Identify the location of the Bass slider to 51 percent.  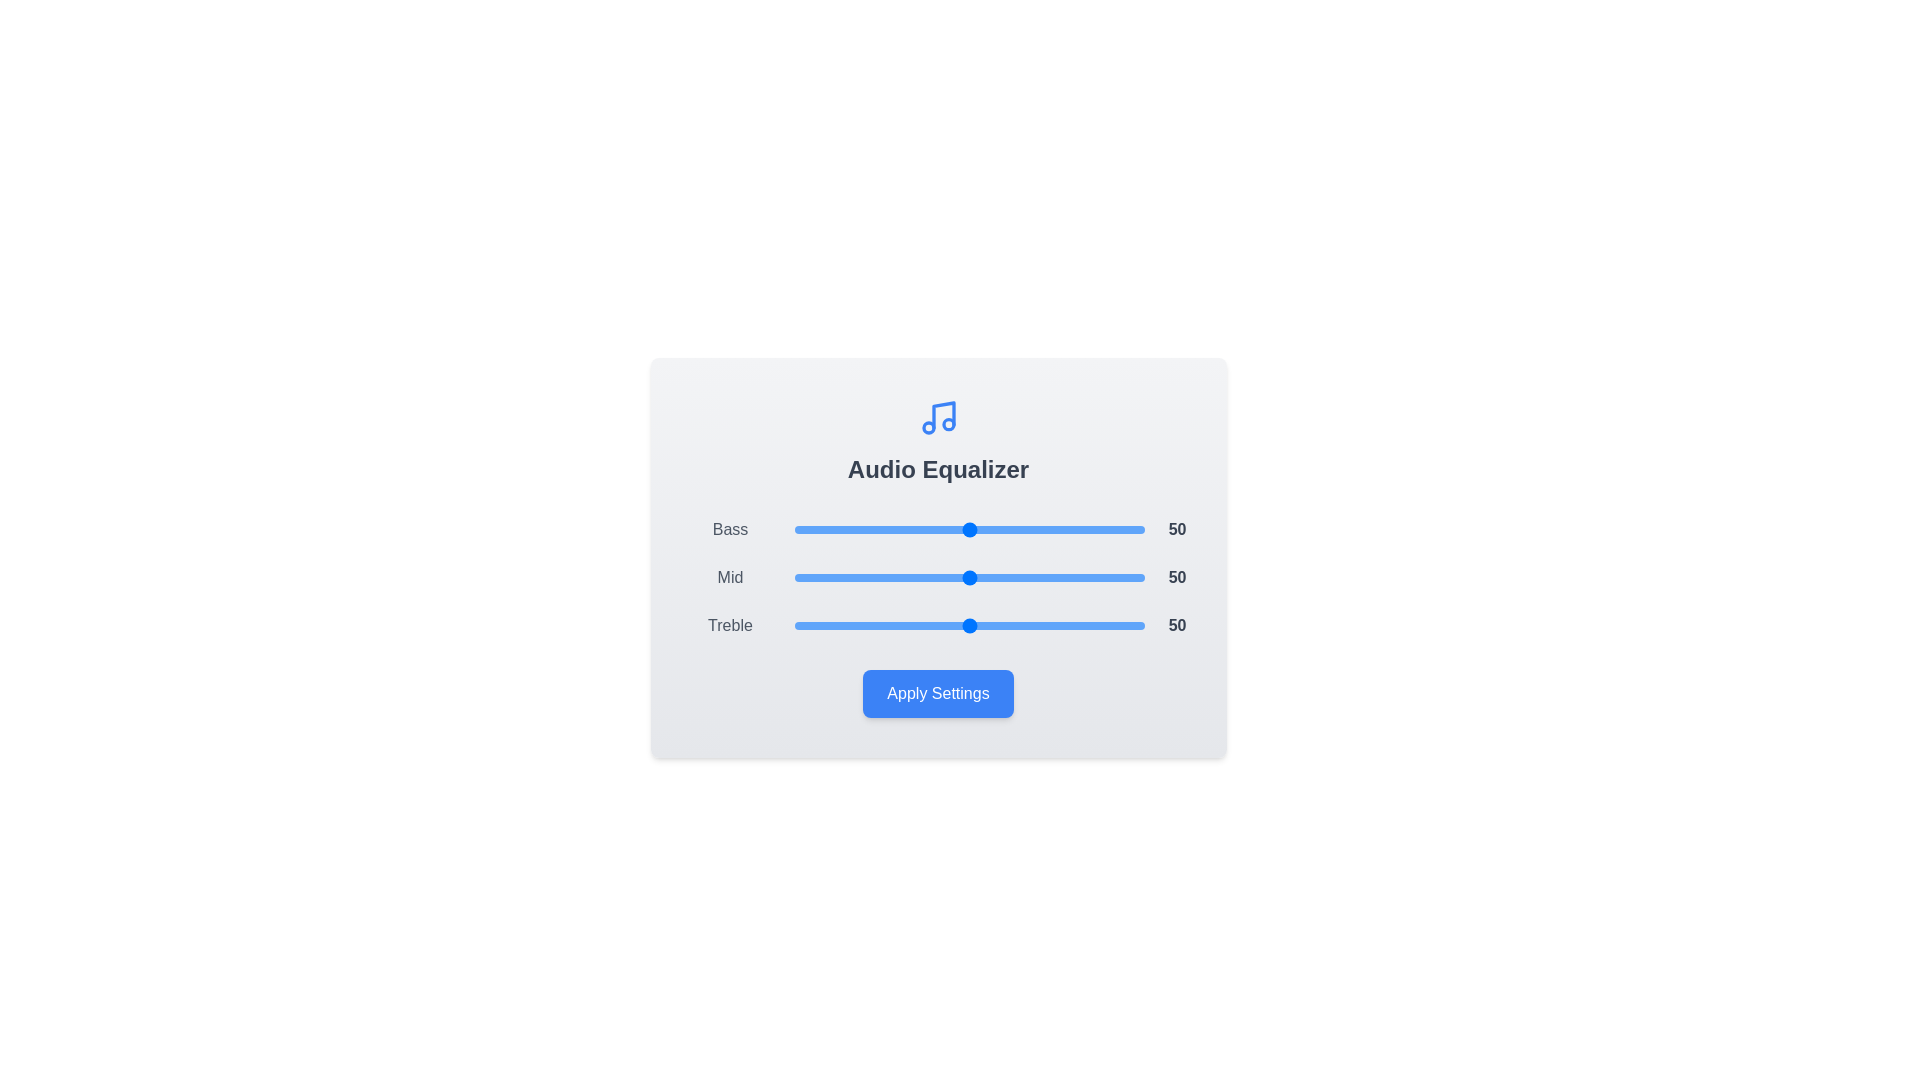
(973, 528).